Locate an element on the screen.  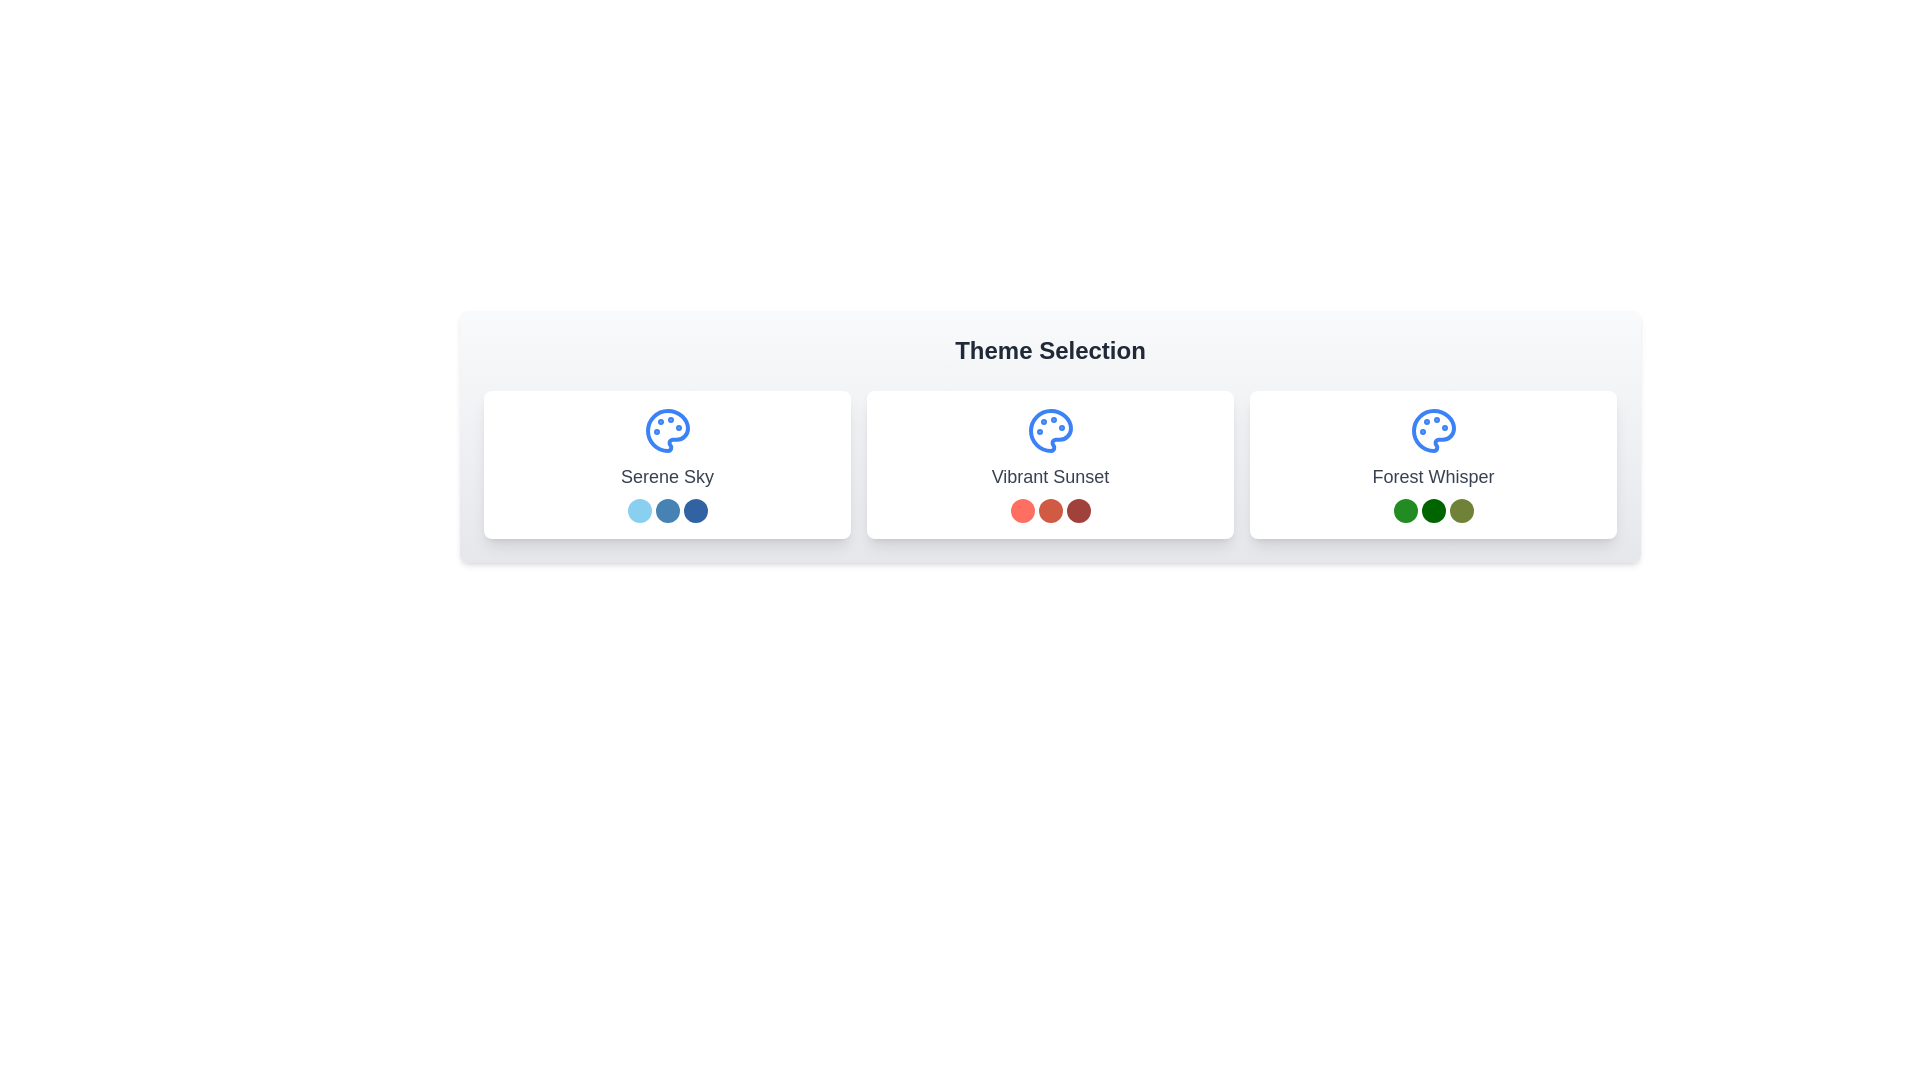
the 'Vibrant Sunset' theme text label located in the central panel of the 'Theme Selection' section, positioned below the palette icon and above the series of colored dots is located at coordinates (1049, 477).